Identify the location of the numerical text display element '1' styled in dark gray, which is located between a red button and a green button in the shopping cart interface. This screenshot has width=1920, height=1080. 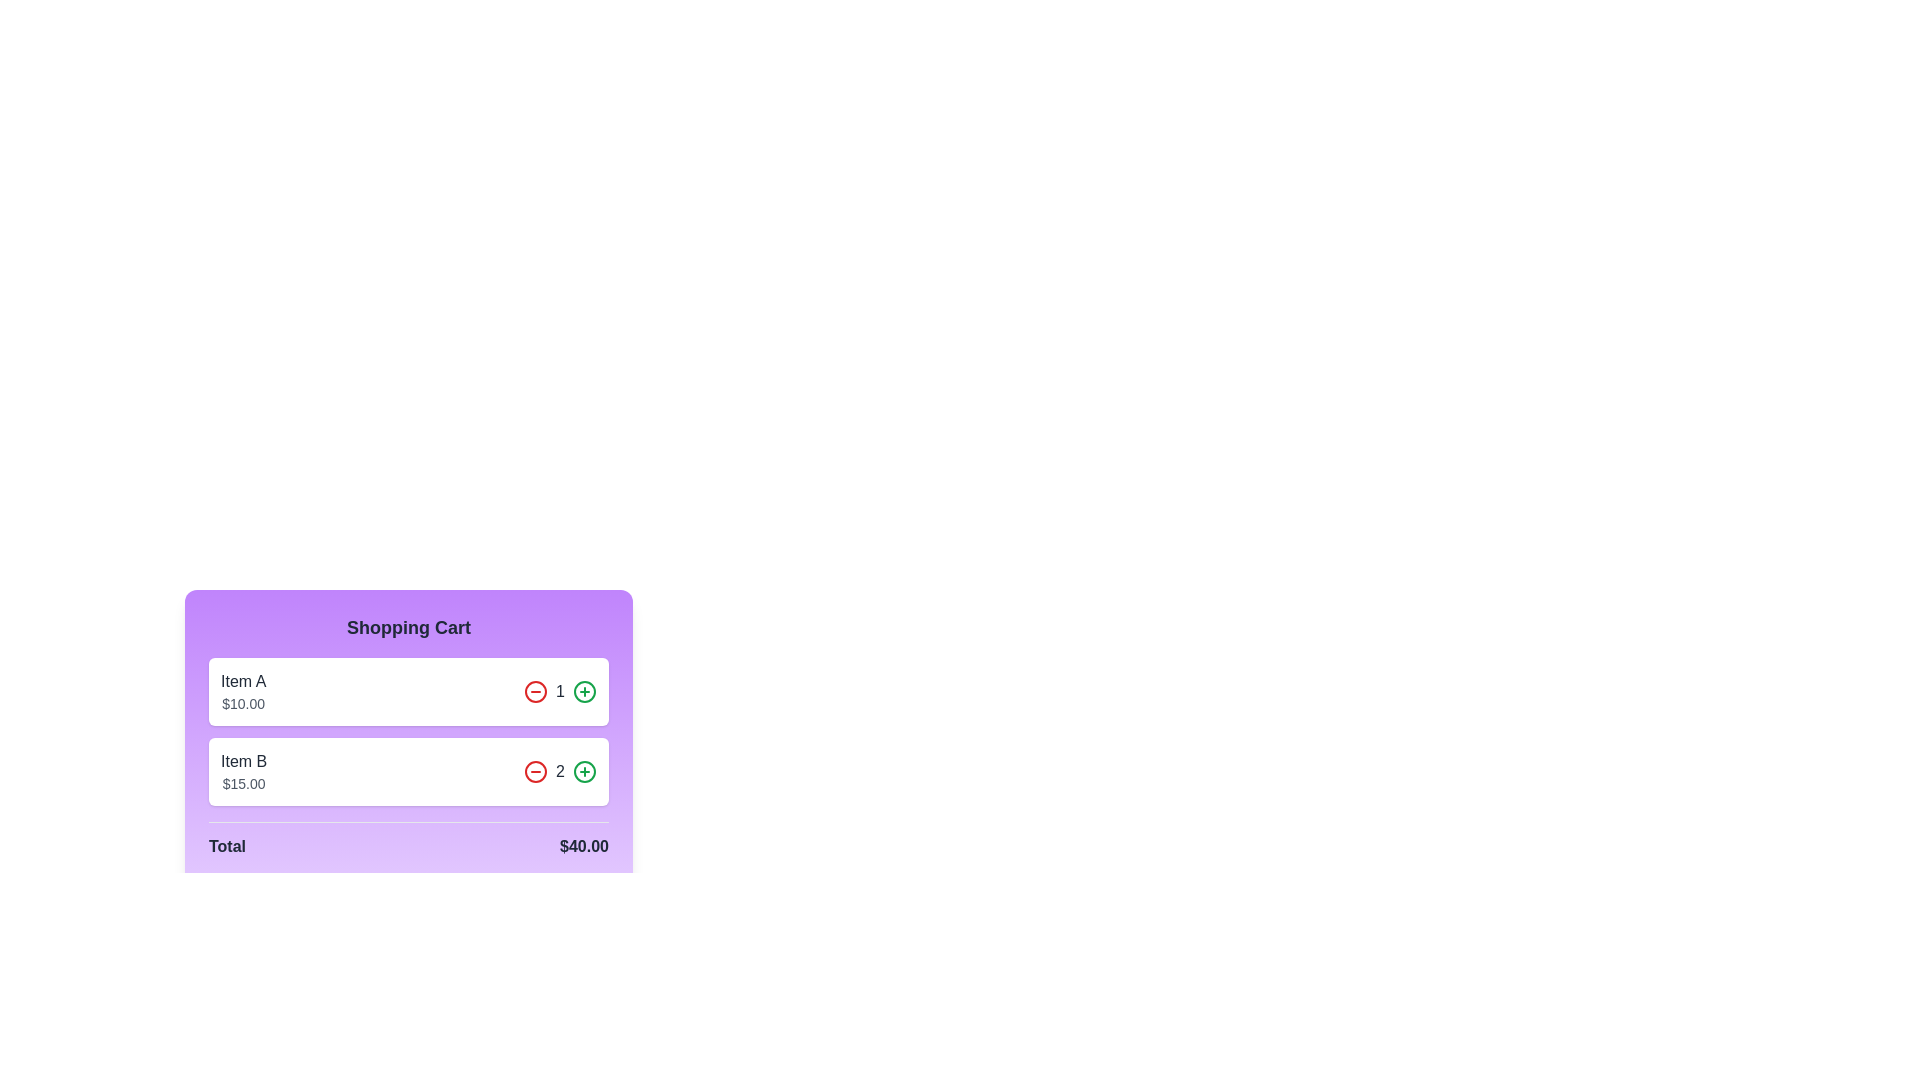
(560, 690).